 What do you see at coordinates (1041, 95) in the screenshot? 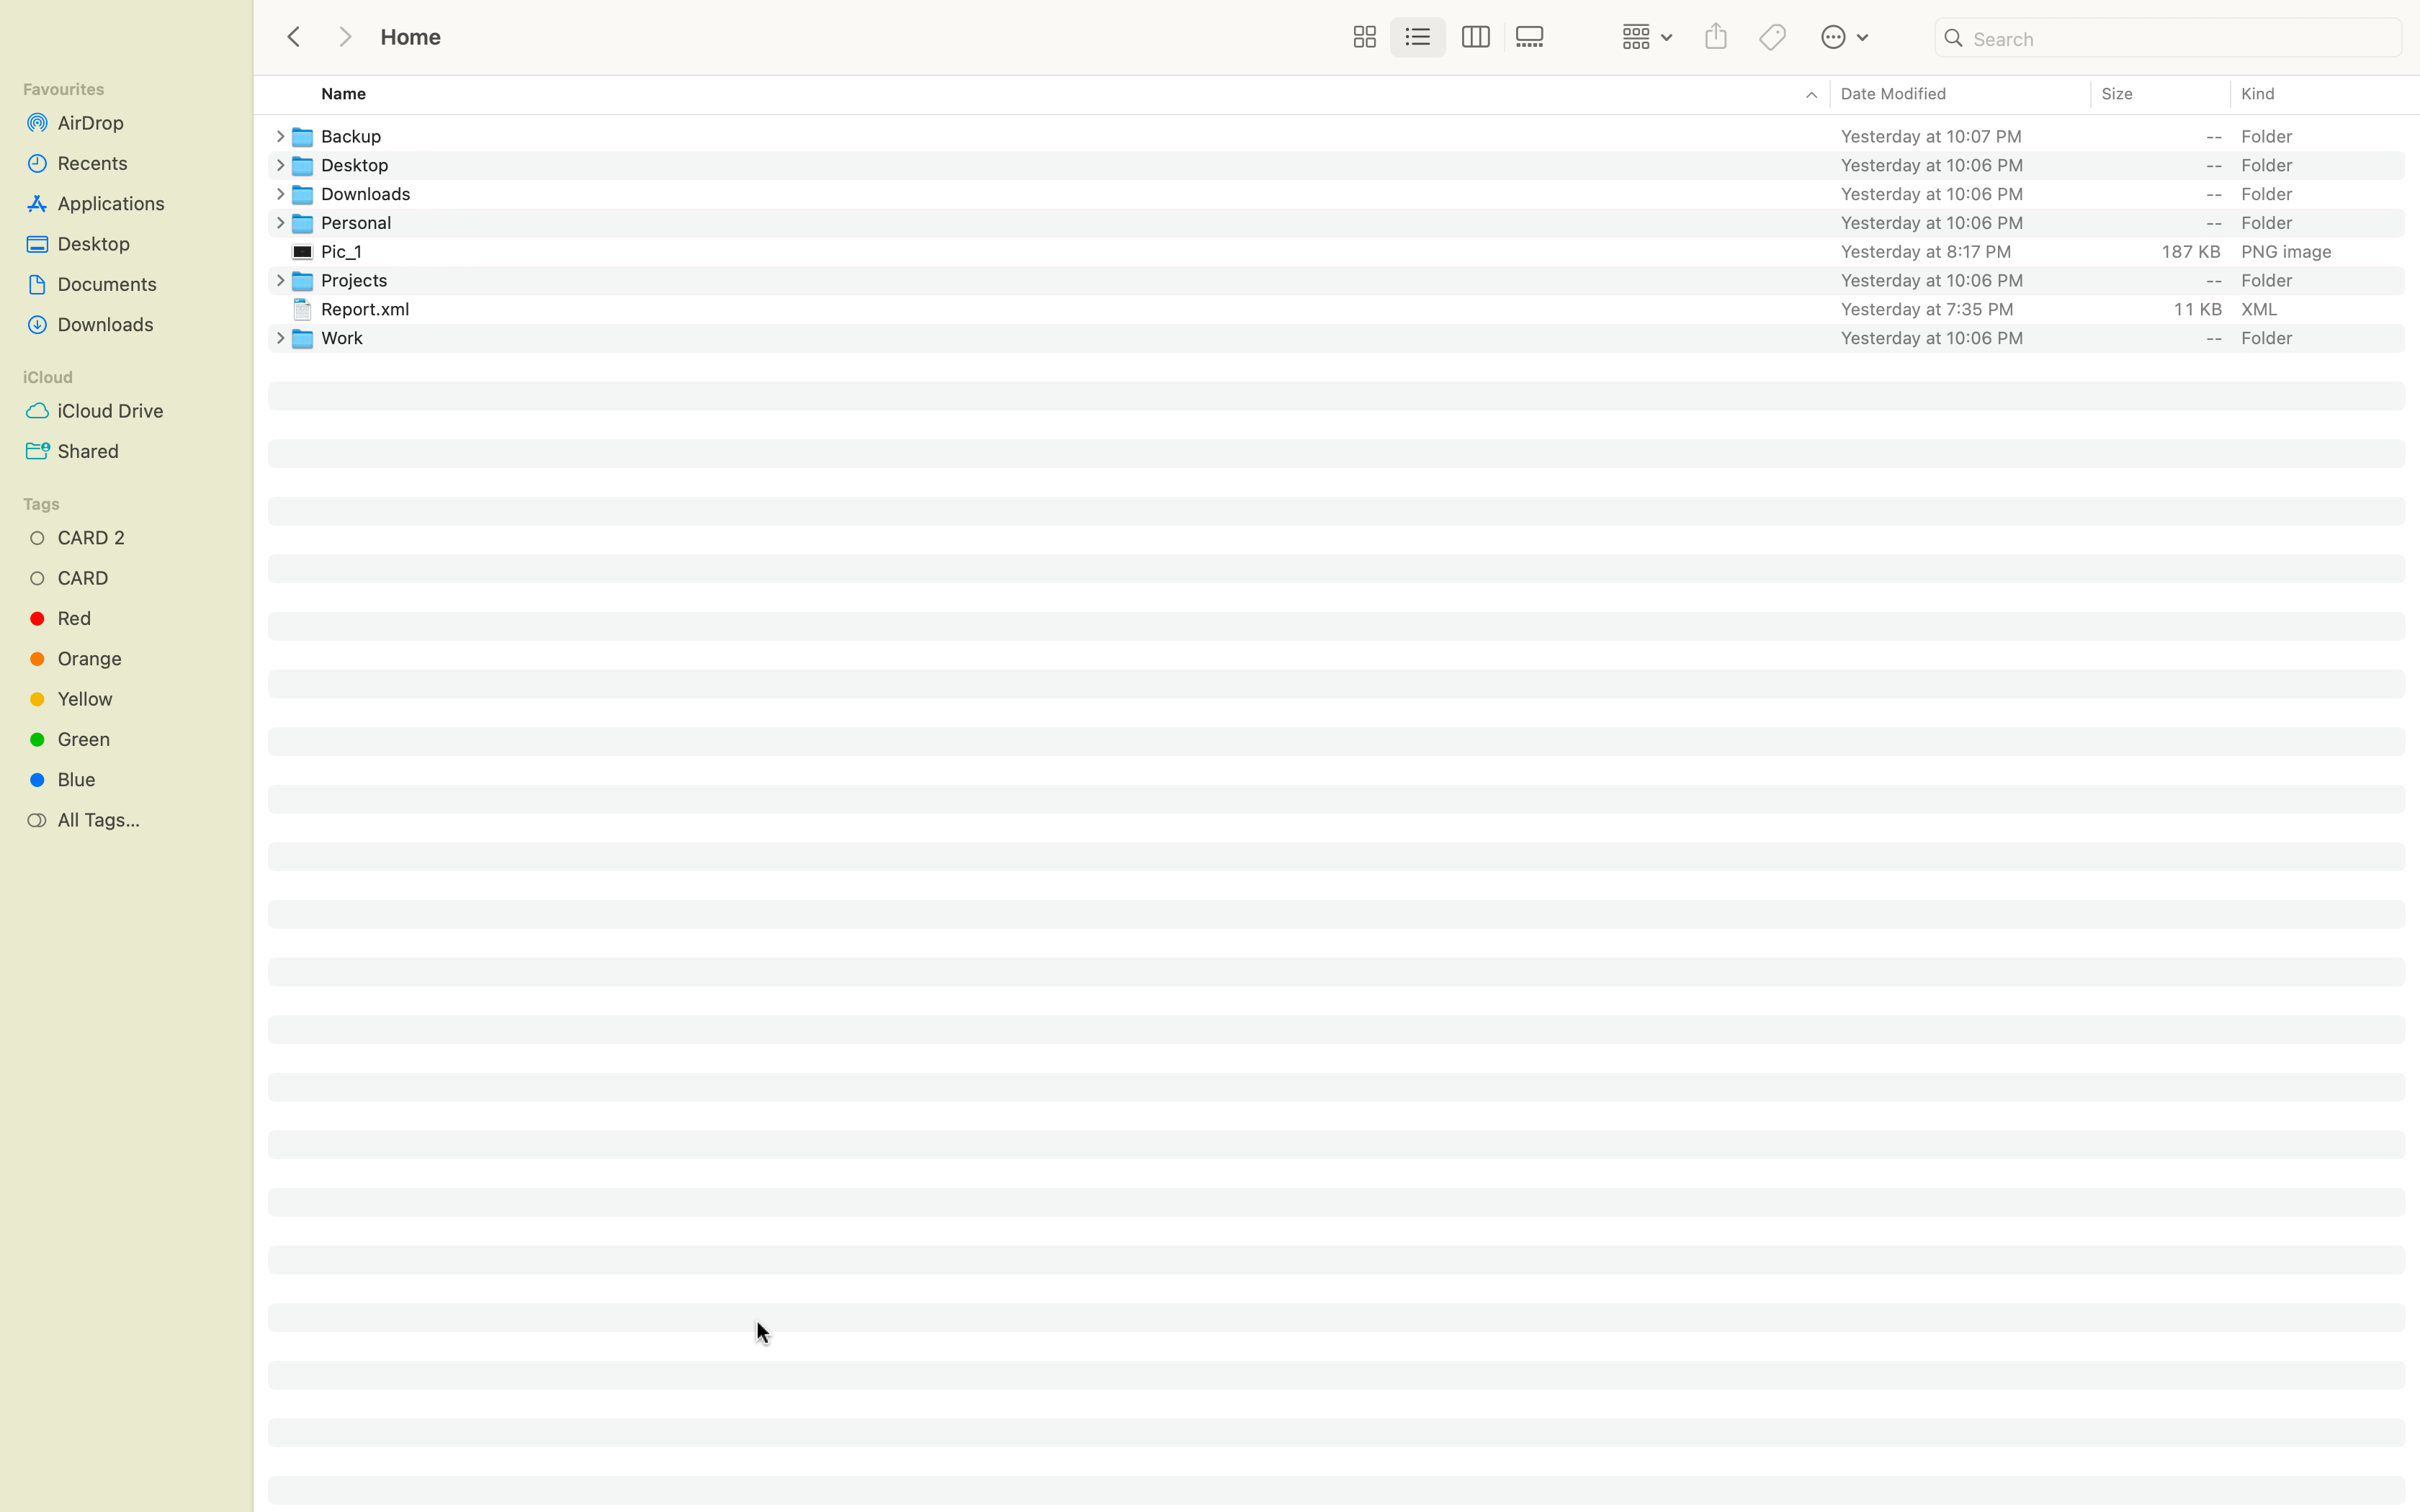
I see `Sort the files by name in descending order` at bounding box center [1041, 95].